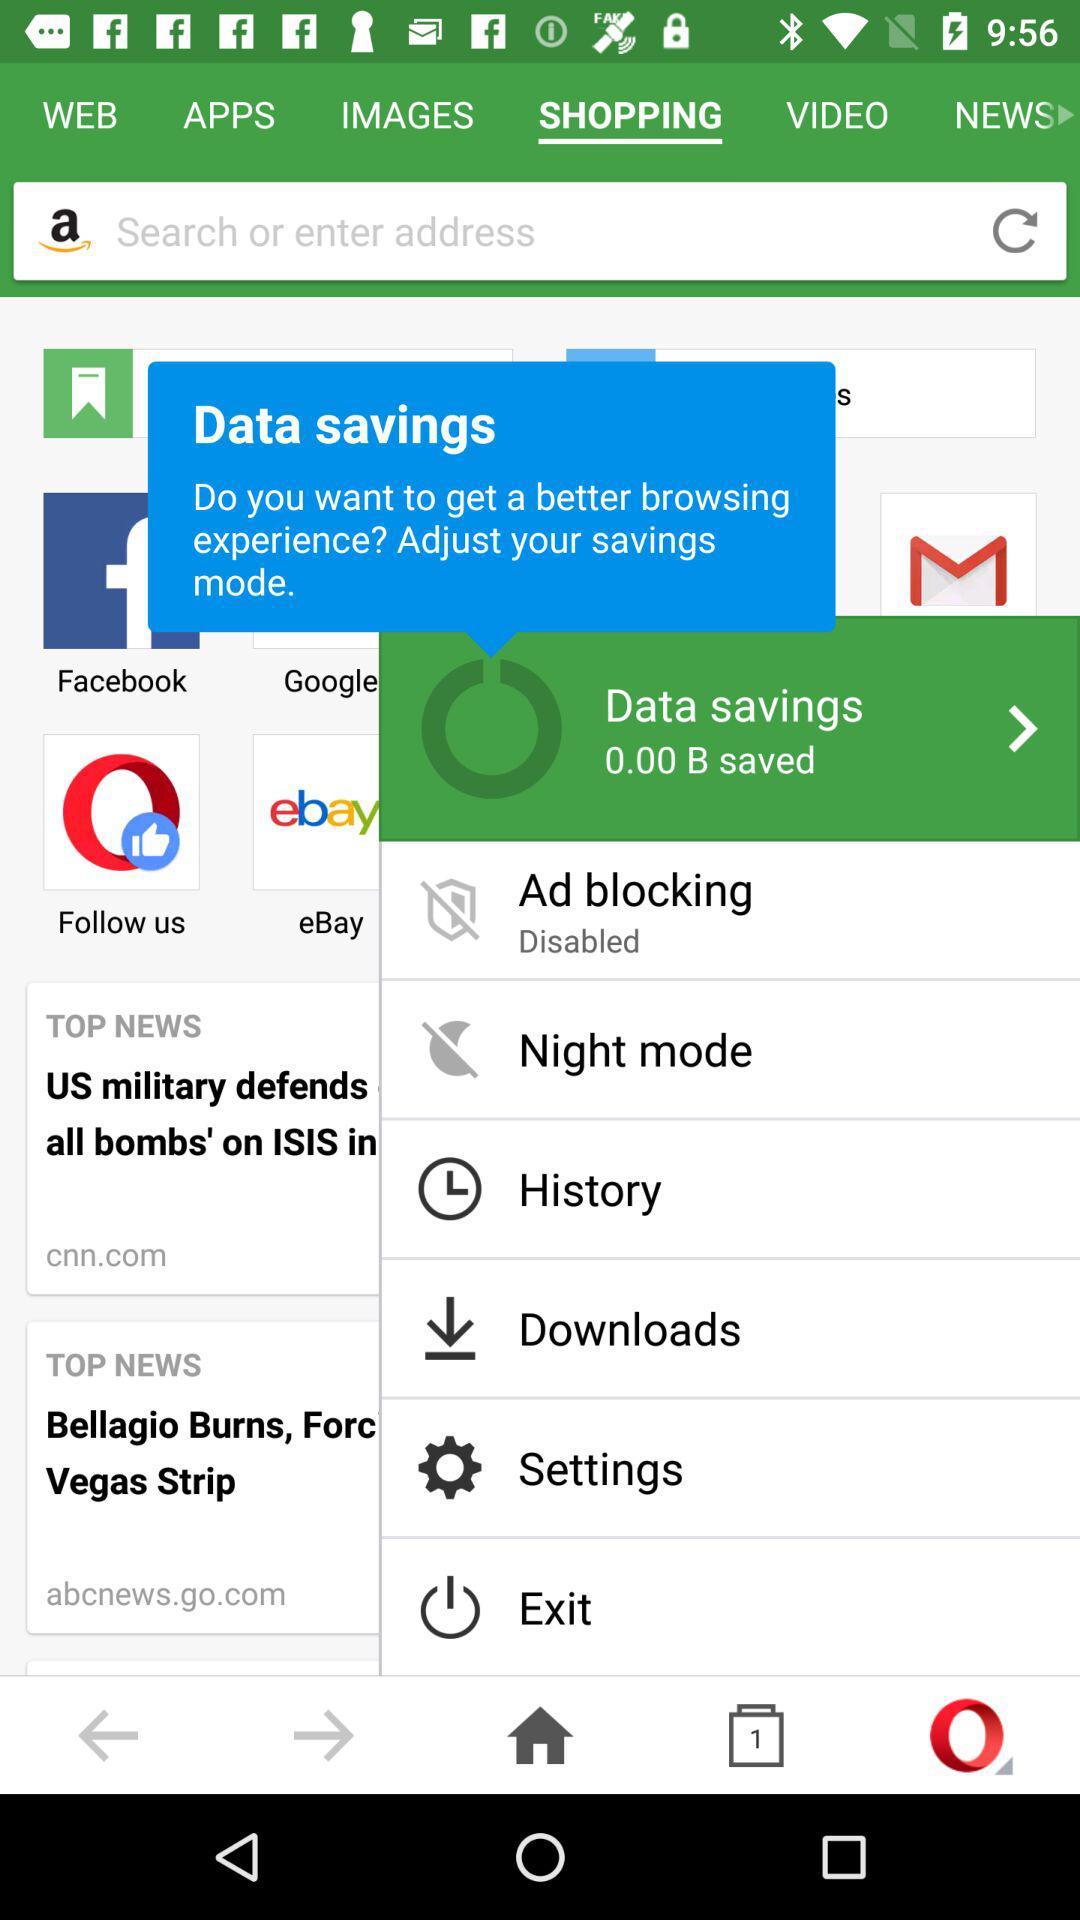 The image size is (1080, 1920). Describe the element at coordinates (450, 1328) in the screenshot. I see `download icon left to downloads` at that location.